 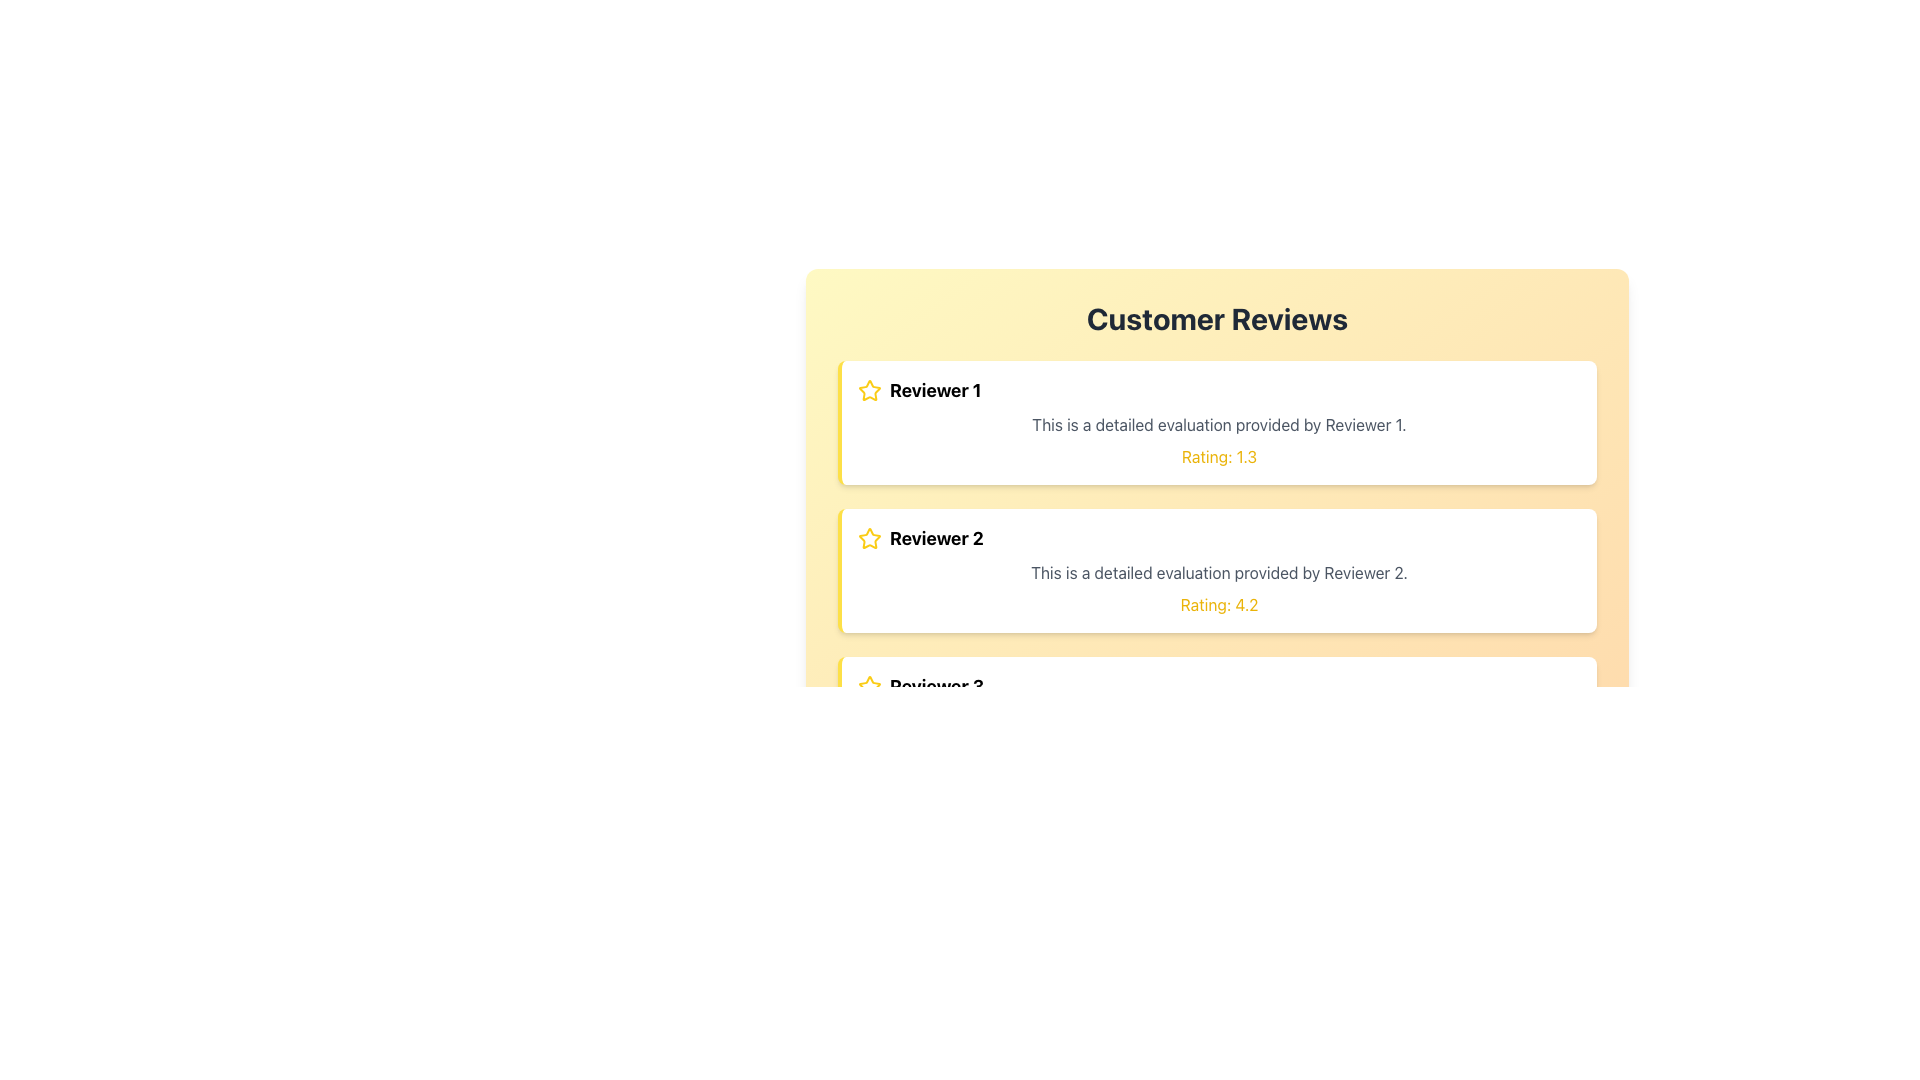 What do you see at coordinates (935, 538) in the screenshot?
I see `the bold text element labeled 'Reviewer 2' in the second review card, which is positioned to the right of a star icon` at bounding box center [935, 538].